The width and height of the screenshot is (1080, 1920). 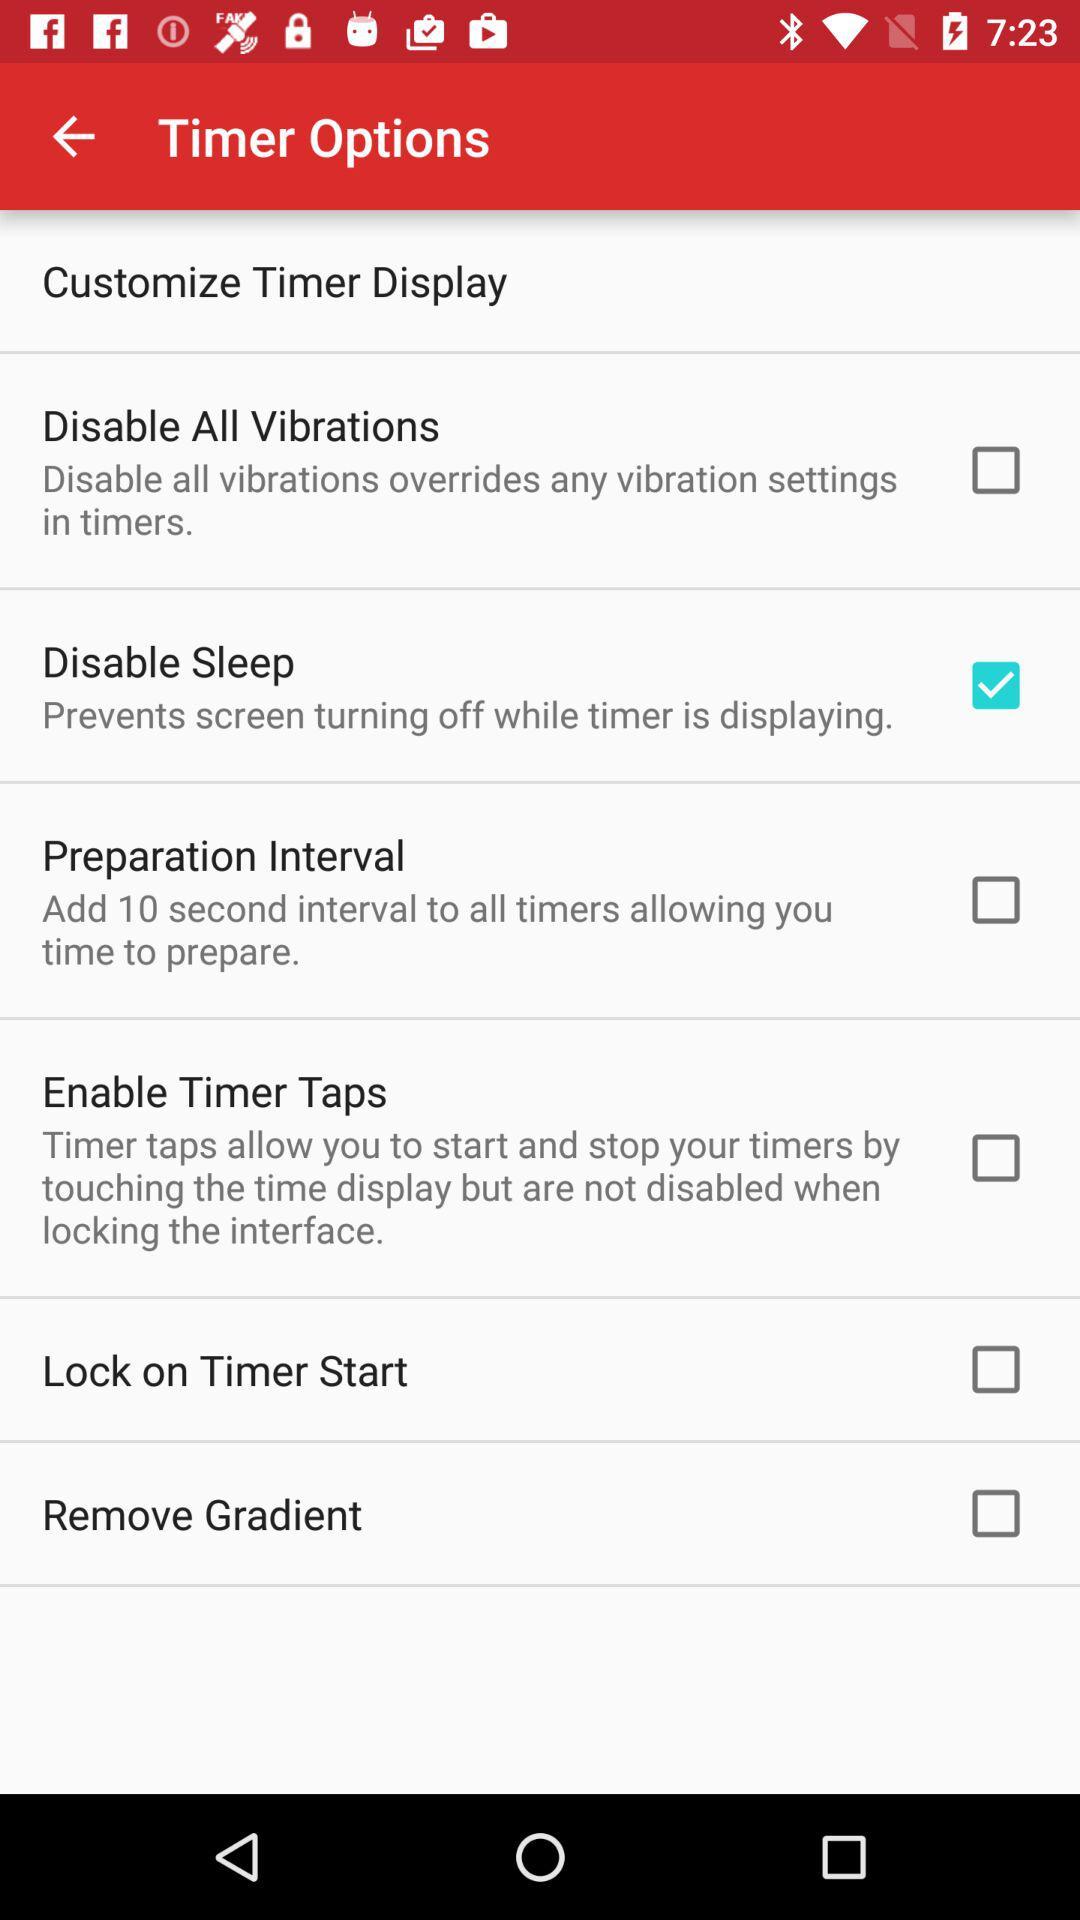 I want to click on the item below preparation interval, so click(x=477, y=927).